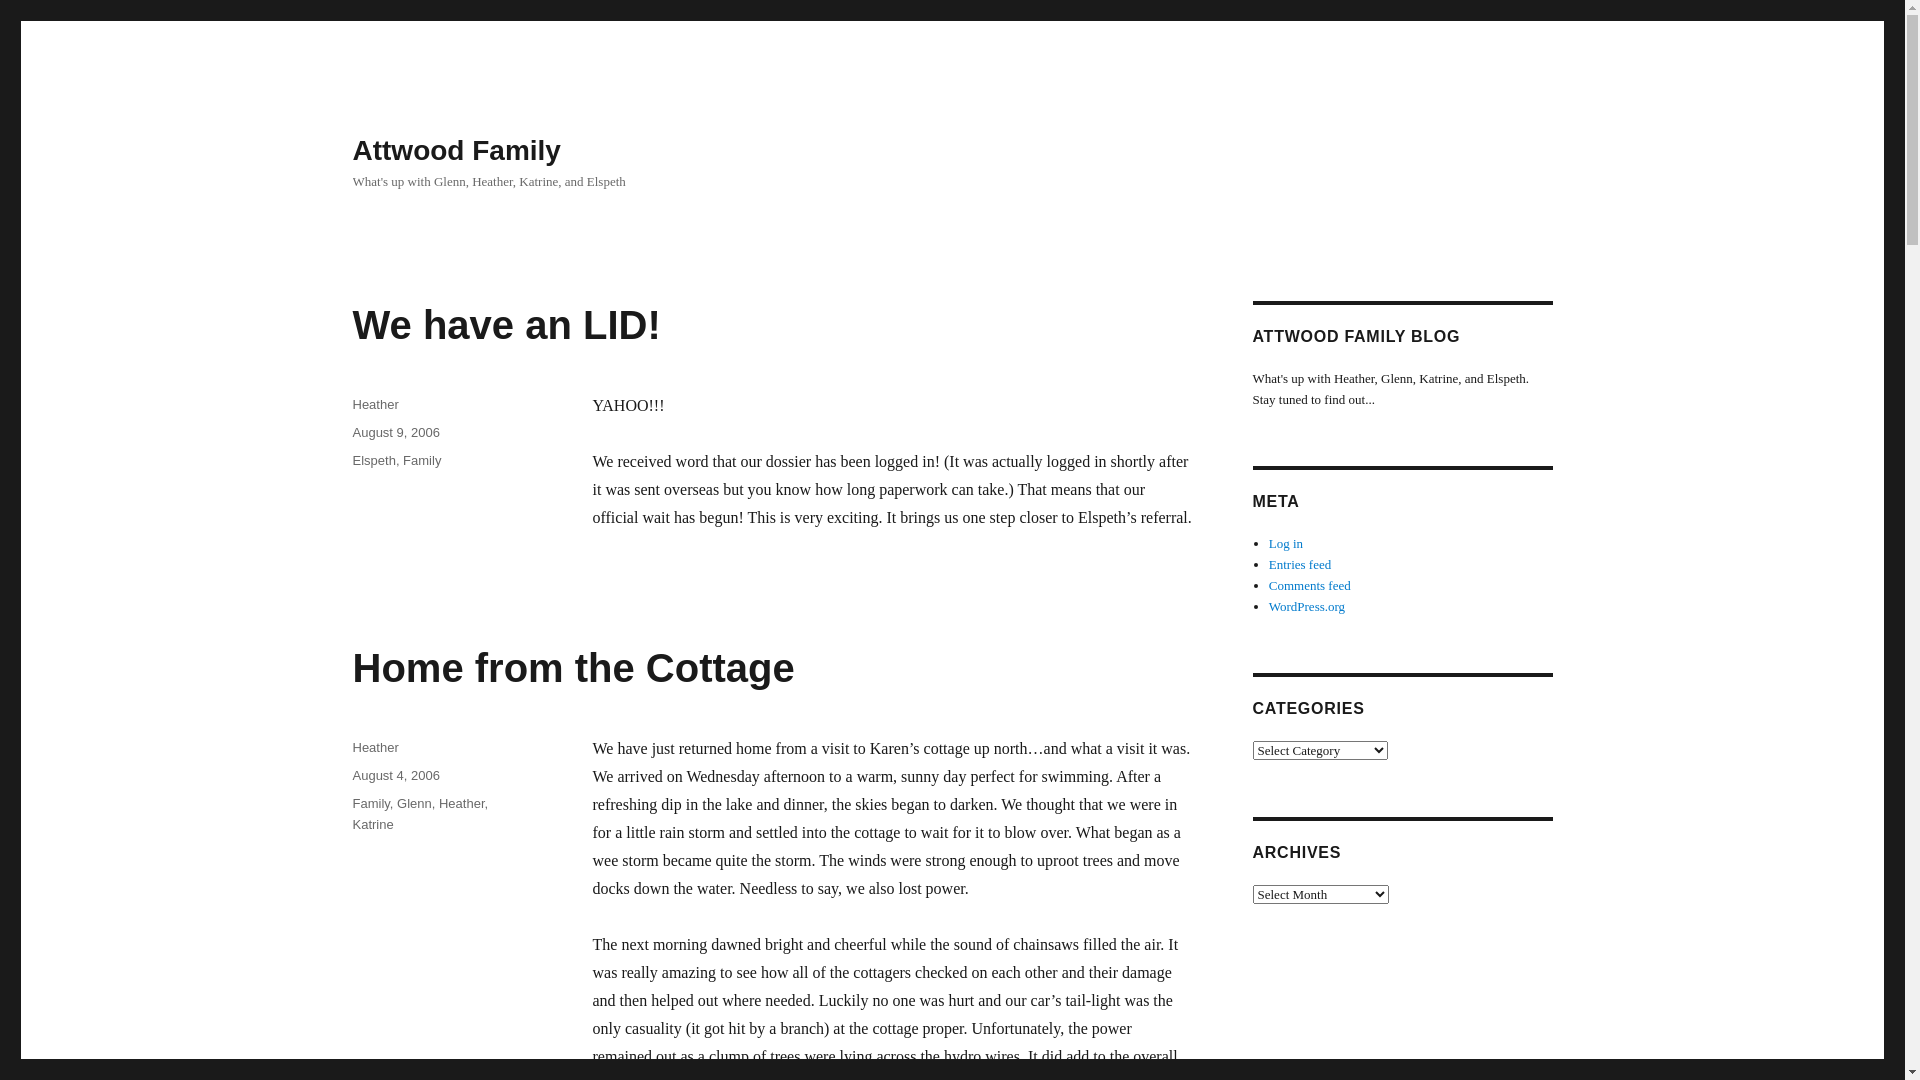 The height and width of the screenshot is (1080, 1920). I want to click on 'Comments feed', so click(1310, 585).